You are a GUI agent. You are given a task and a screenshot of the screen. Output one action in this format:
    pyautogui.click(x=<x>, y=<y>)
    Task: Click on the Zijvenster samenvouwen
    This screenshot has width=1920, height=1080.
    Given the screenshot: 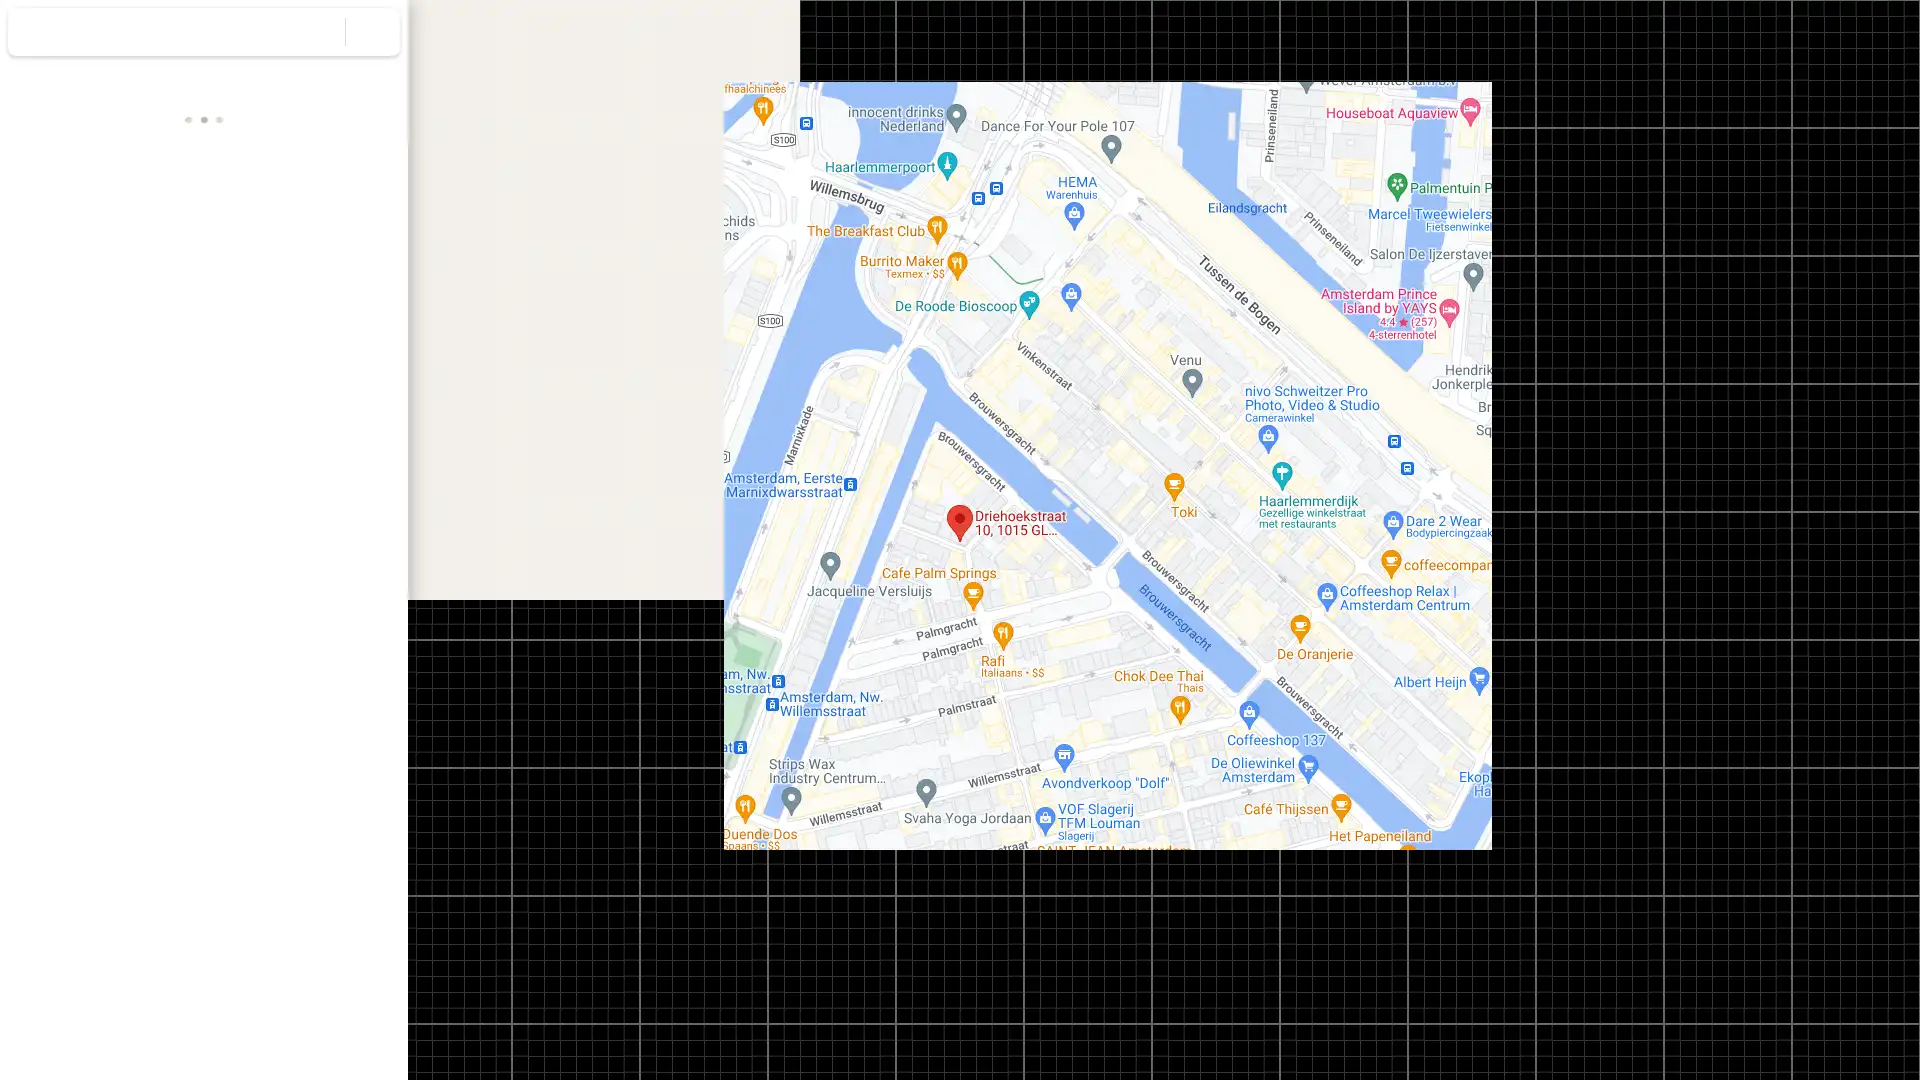 What is the action you would take?
    pyautogui.click(x=418, y=540)
    